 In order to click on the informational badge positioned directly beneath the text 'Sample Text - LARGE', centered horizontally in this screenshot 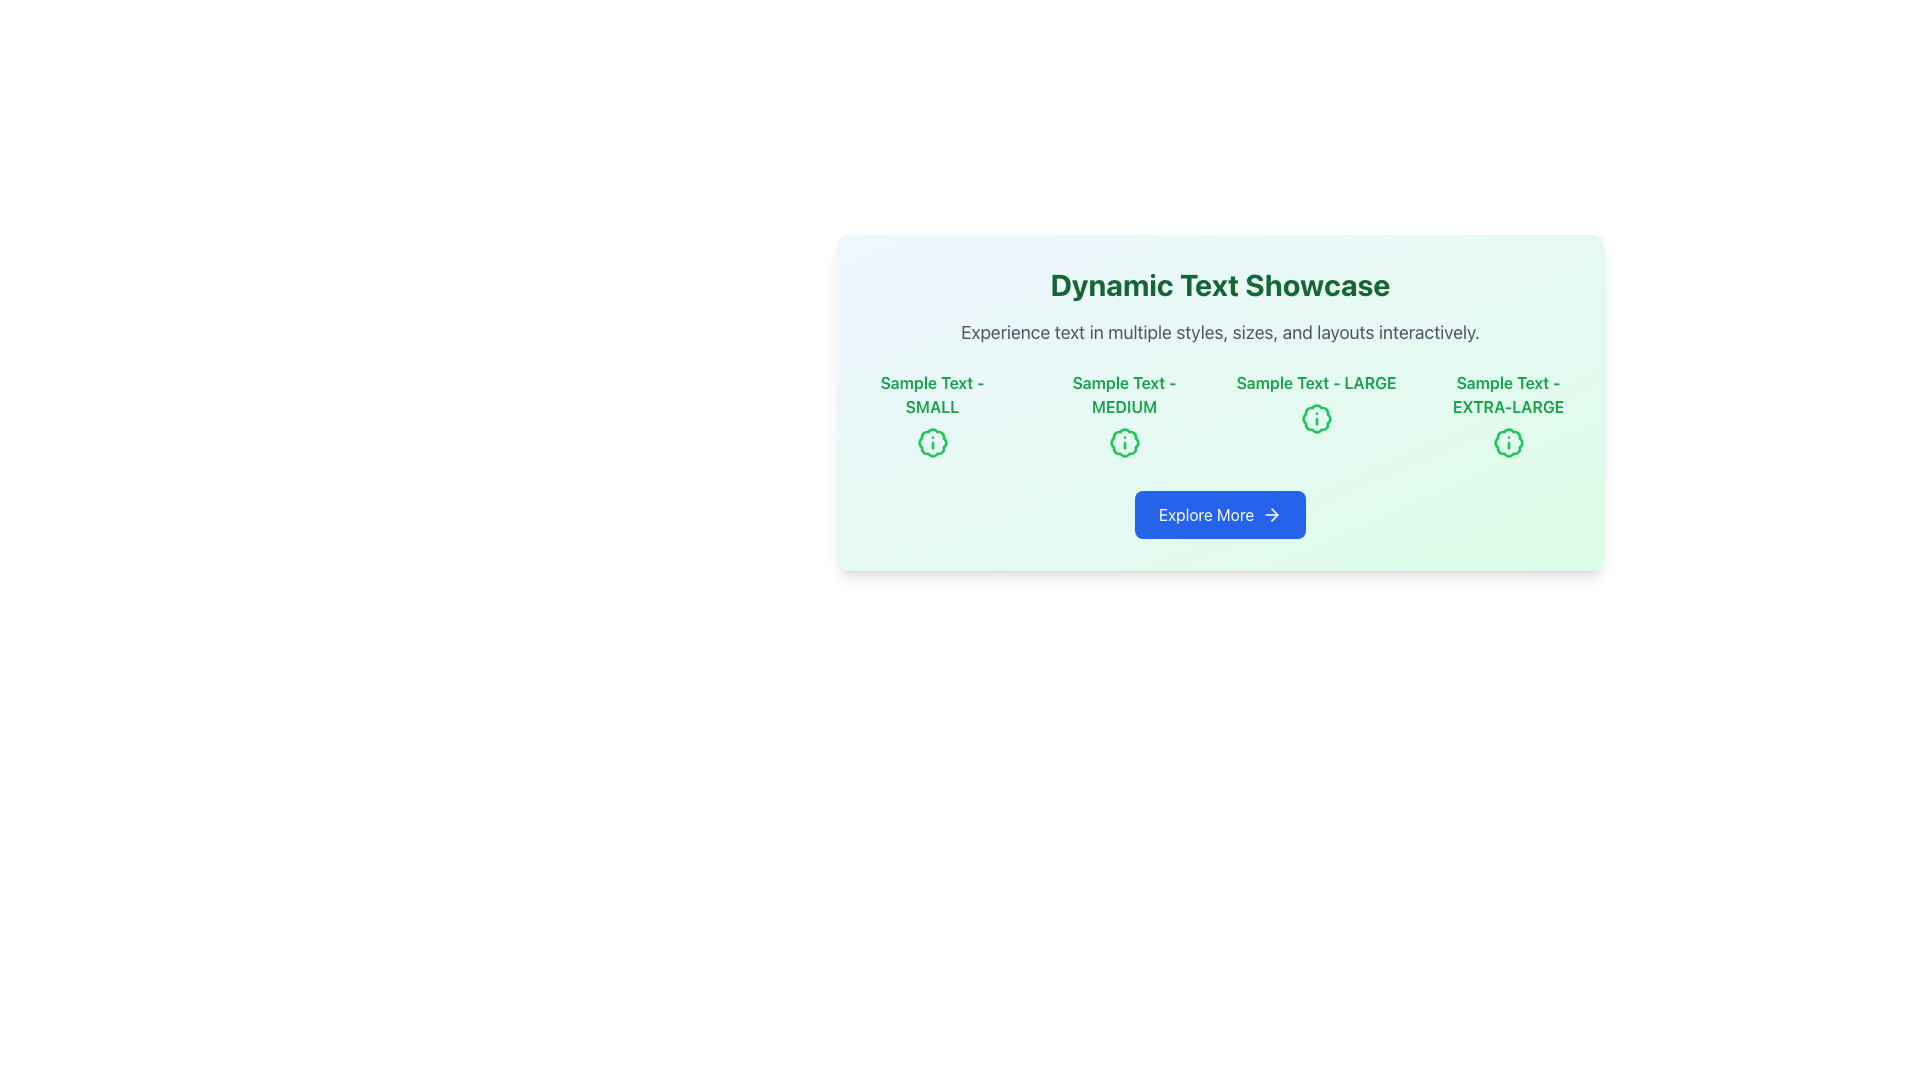, I will do `click(1316, 418)`.